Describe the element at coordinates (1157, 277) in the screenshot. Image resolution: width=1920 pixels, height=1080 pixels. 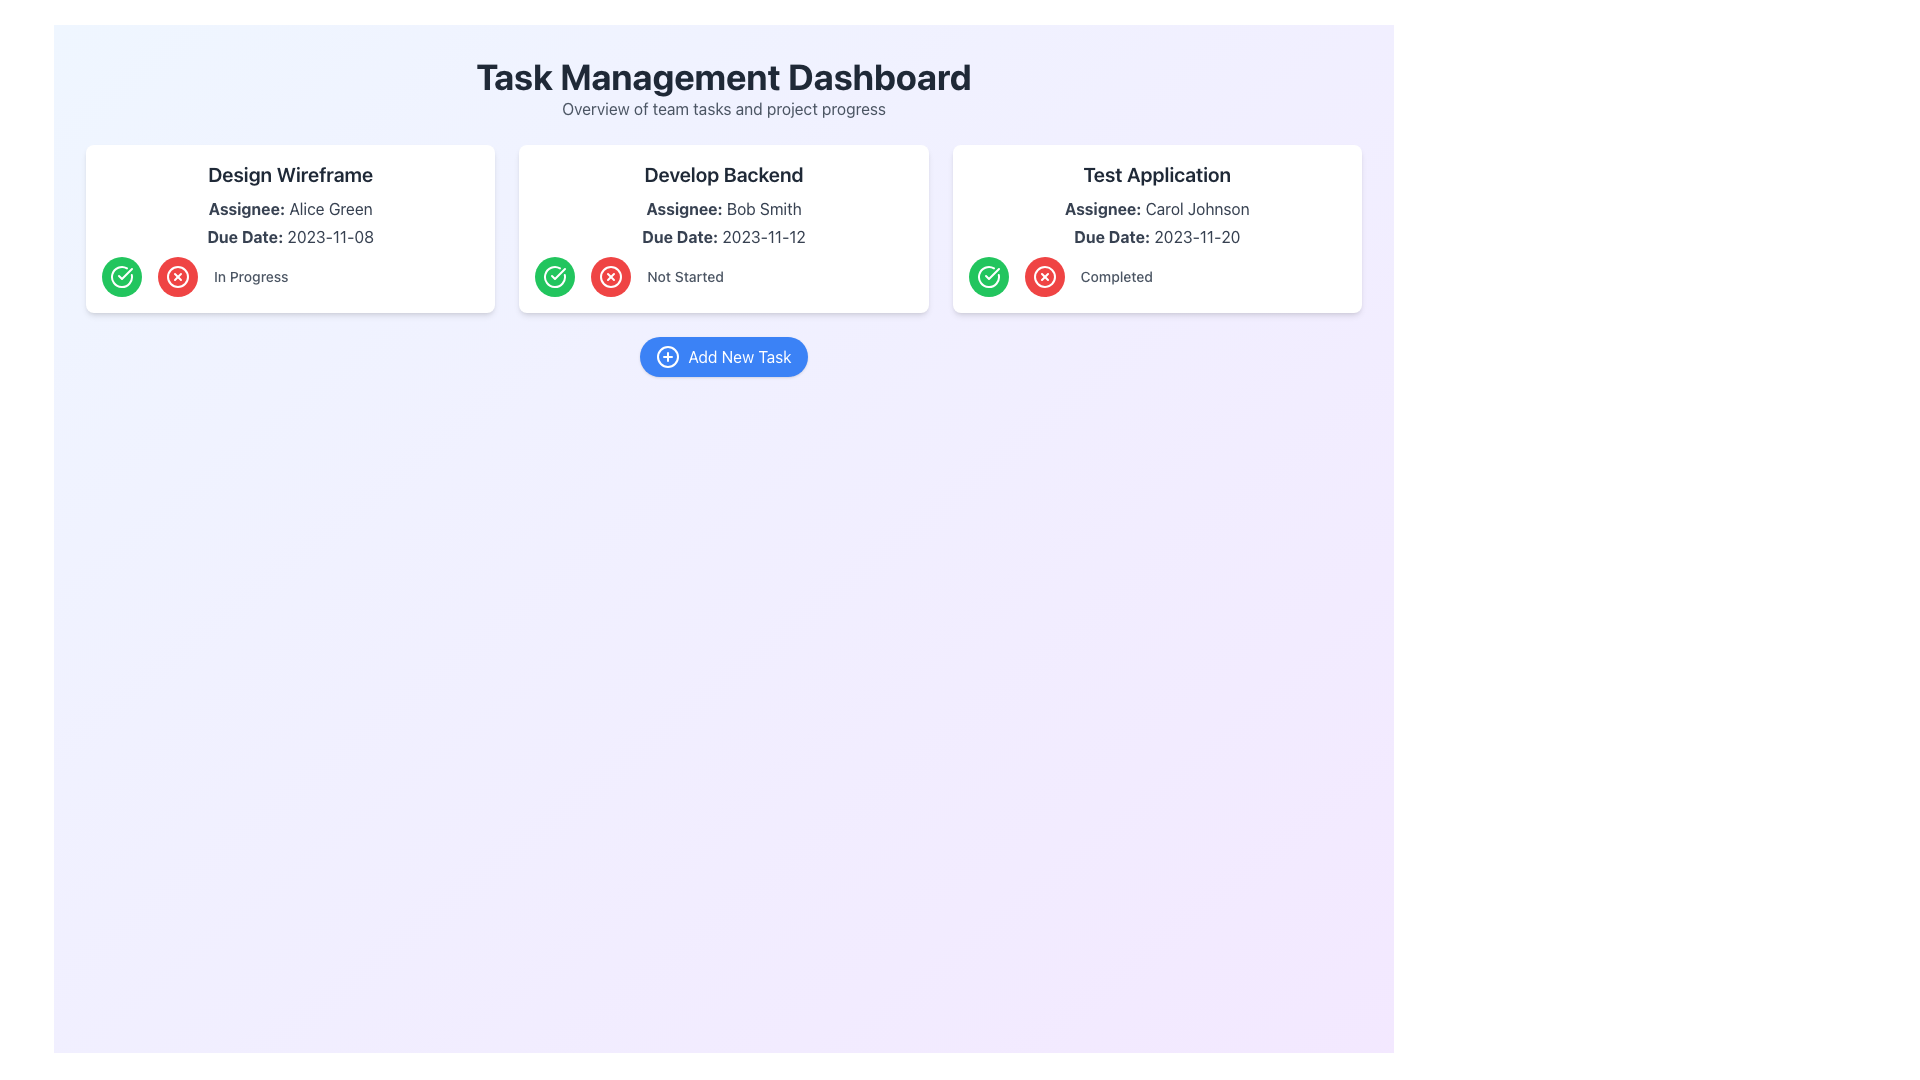
I see `the text label reading 'Completed' which is styled in gray and positioned to the right of the green checkmark and red cross buttons inside the 'Test Application' card in the task management dashboard` at that location.